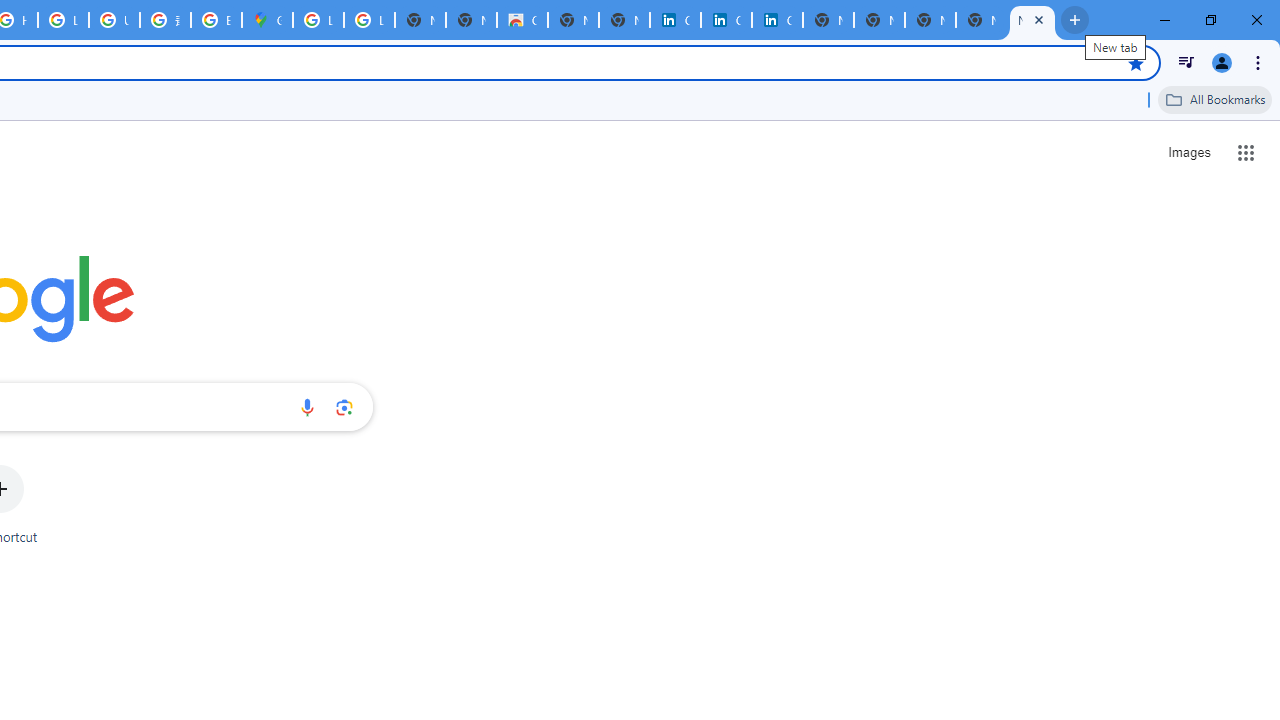 The image size is (1280, 720). Describe the element at coordinates (266, 20) in the screenshot. I see `'Google Maps'` at that location.